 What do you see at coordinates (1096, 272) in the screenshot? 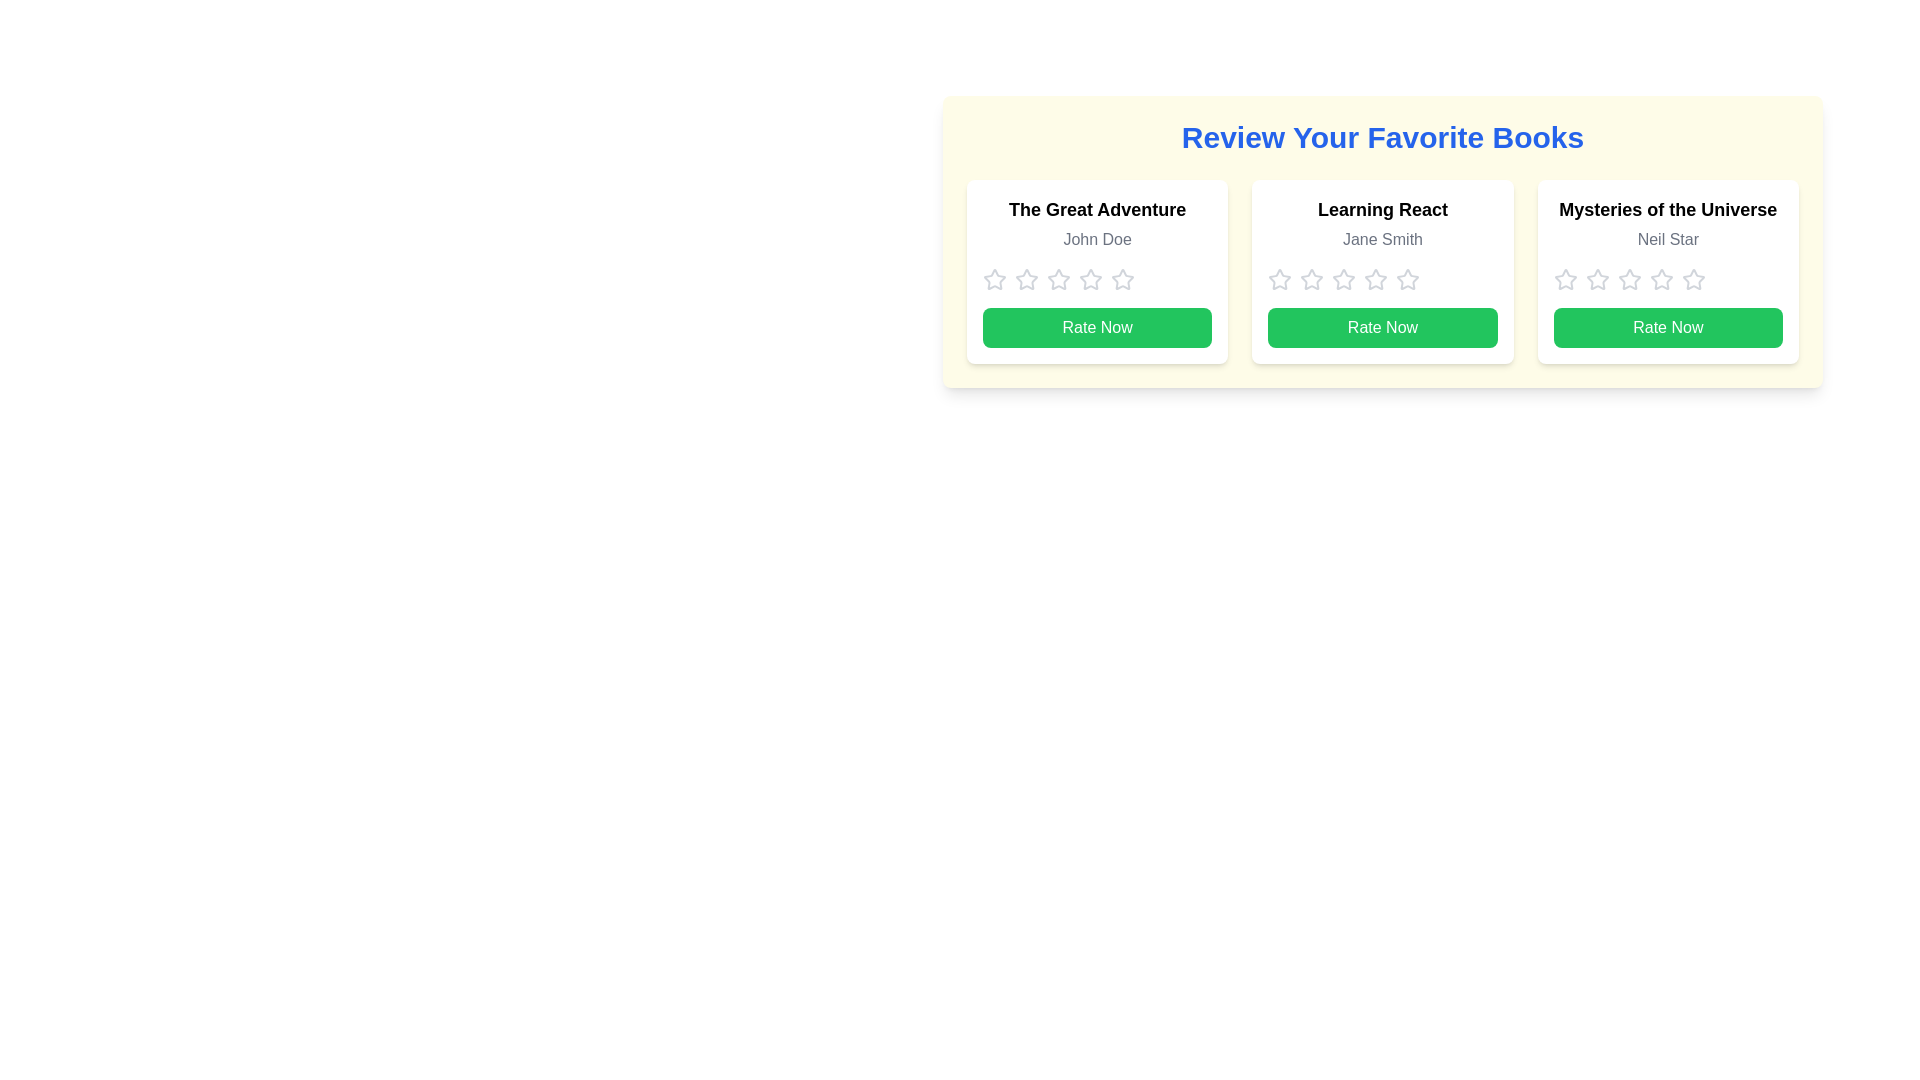
I see `one of the star icons in the interactive card titled 'The Great Adventure'` at bounding box center [1096, 272].